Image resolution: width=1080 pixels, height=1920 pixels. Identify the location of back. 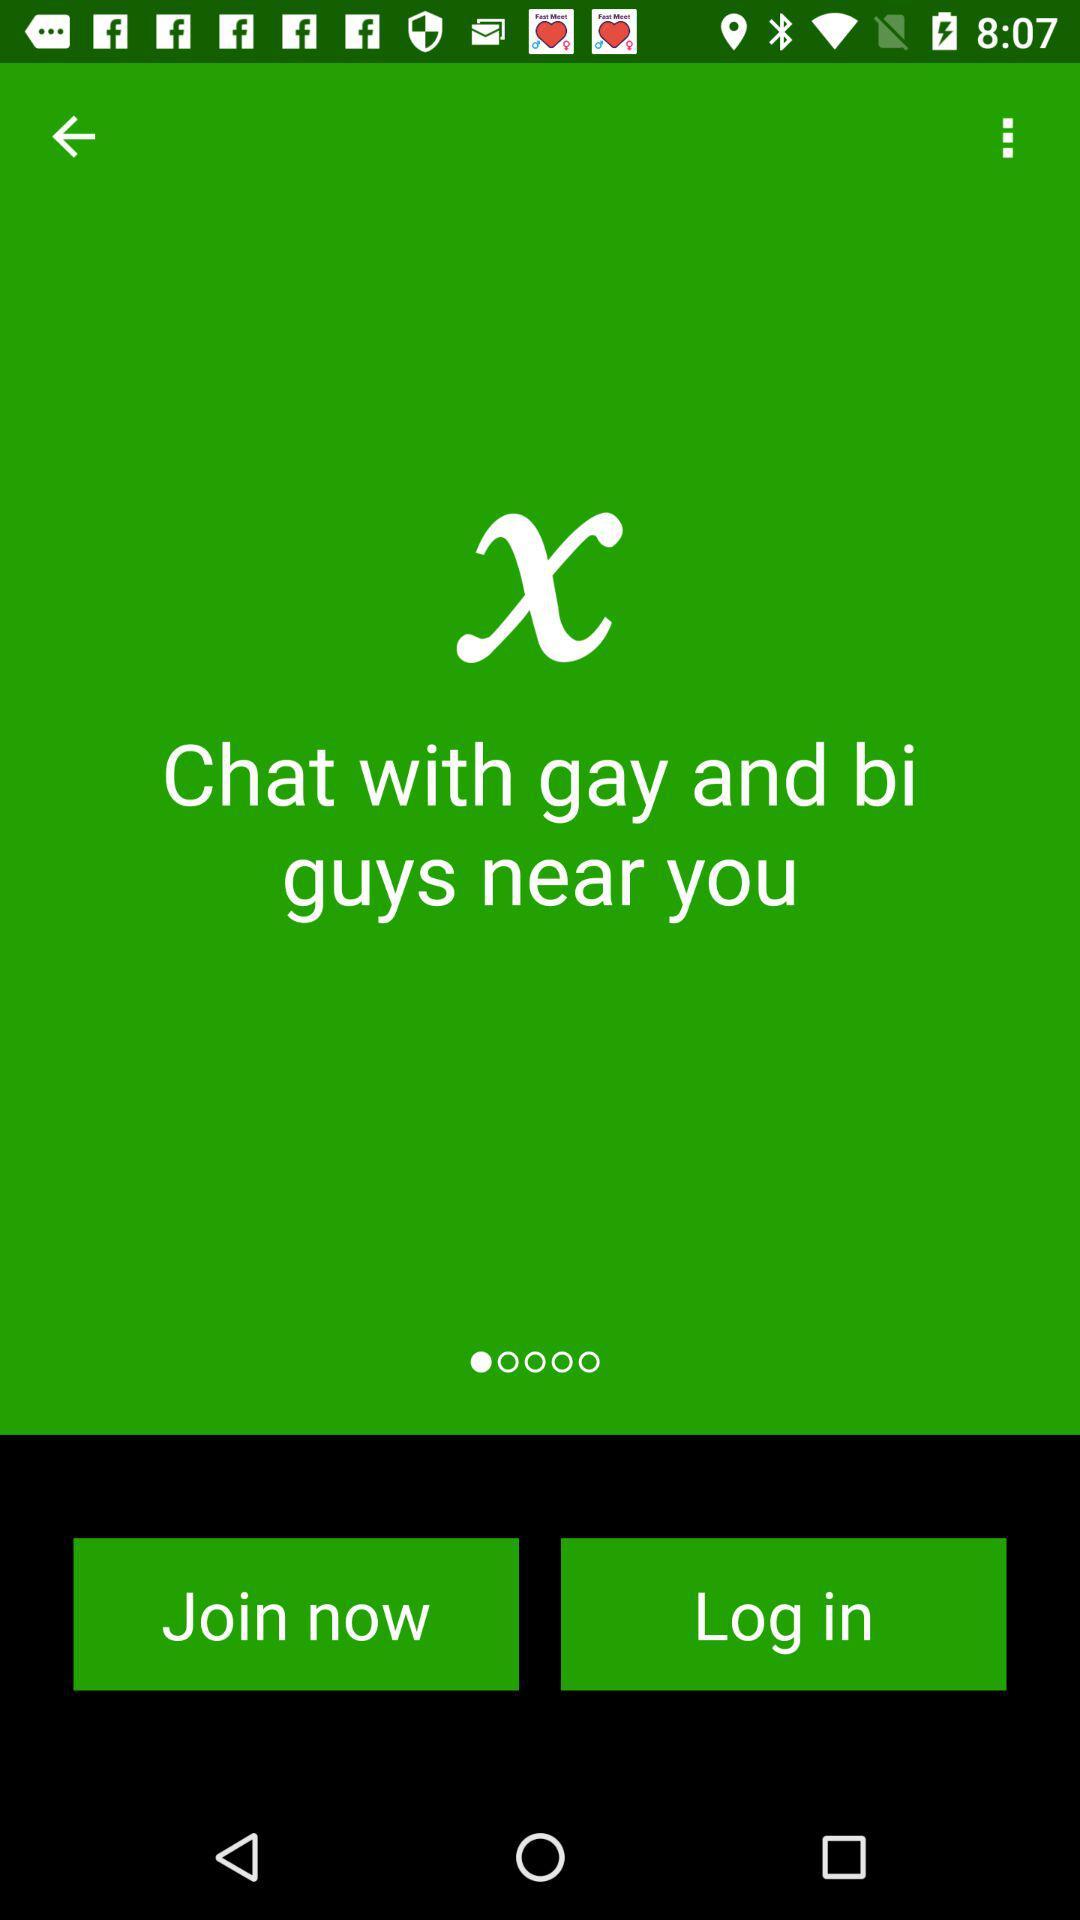
(72, 135).